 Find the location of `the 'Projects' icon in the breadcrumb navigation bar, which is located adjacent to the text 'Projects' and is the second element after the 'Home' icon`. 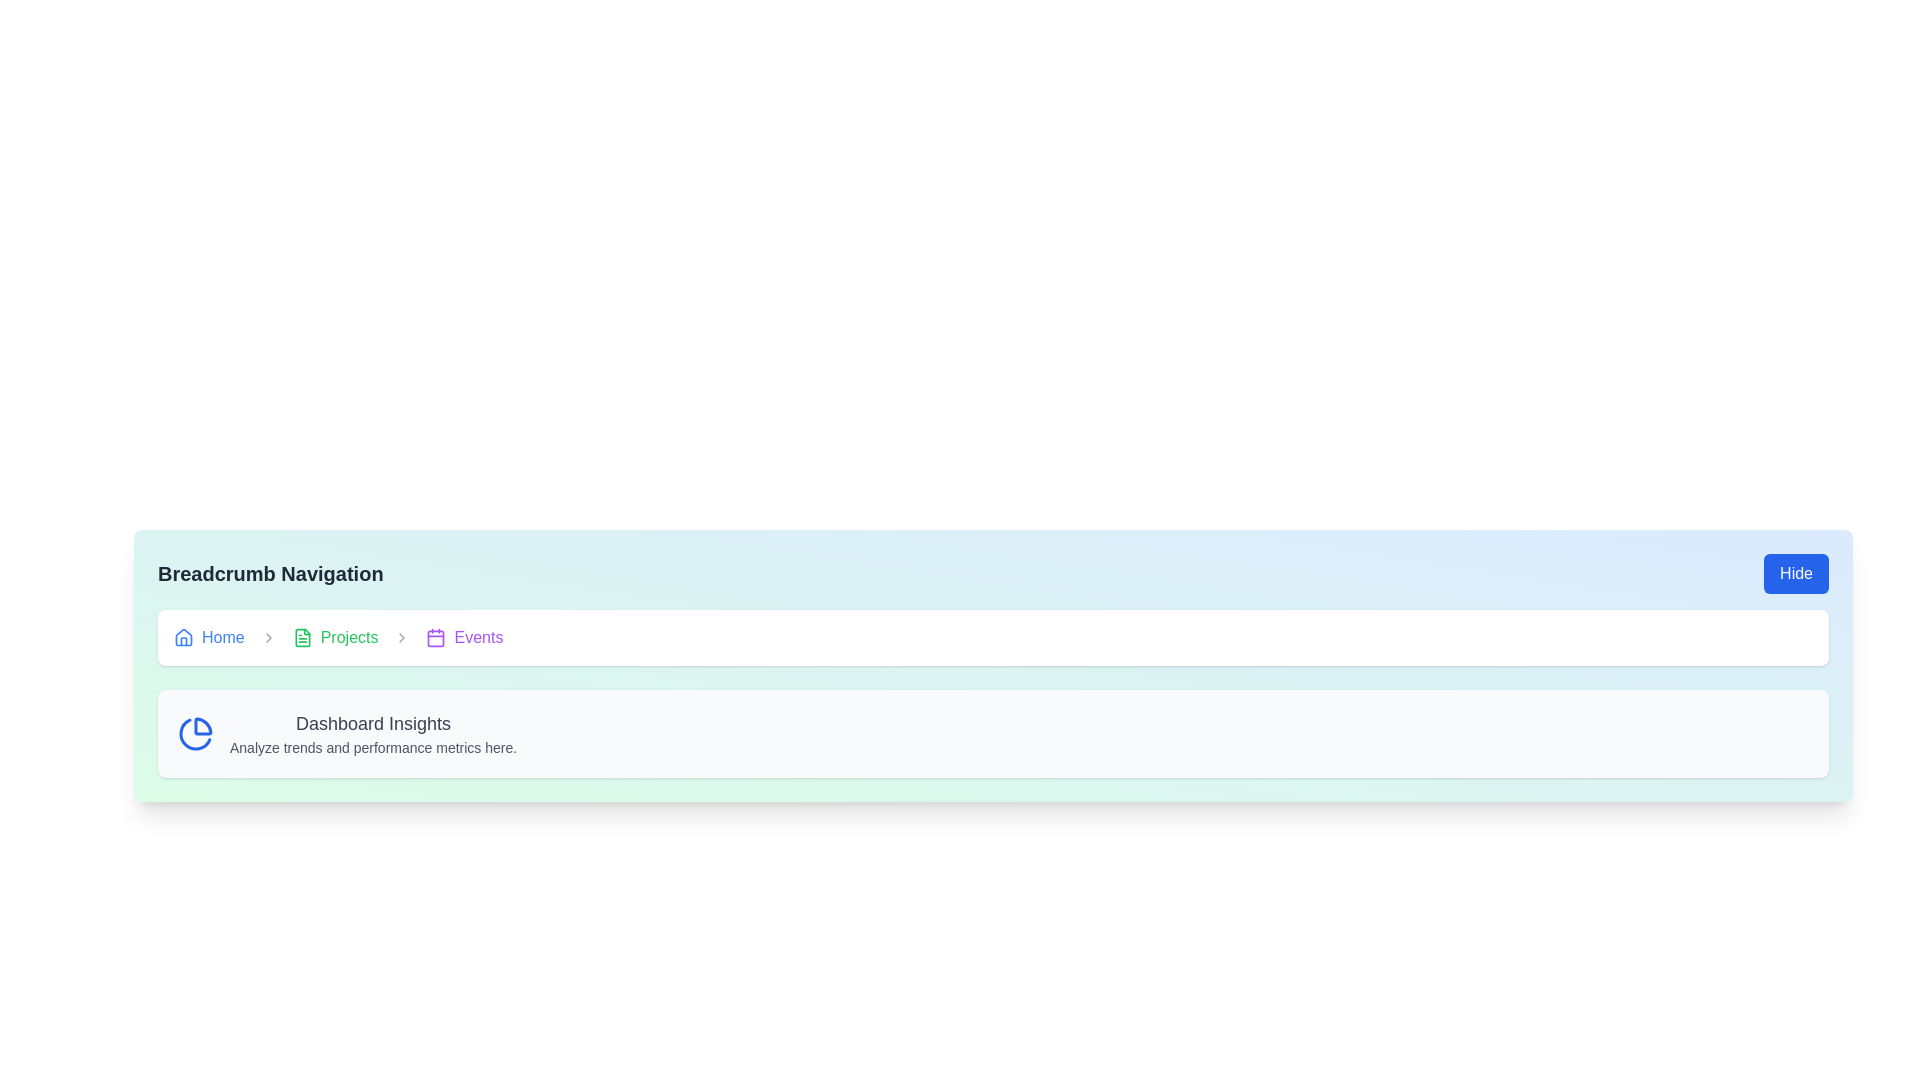

the 'Projects' icon in the breadcrumb navigation bar, which is located adjacent to the text 'Projects' and is the second element after the 'Home' icon is located at coordinates (301, 637).